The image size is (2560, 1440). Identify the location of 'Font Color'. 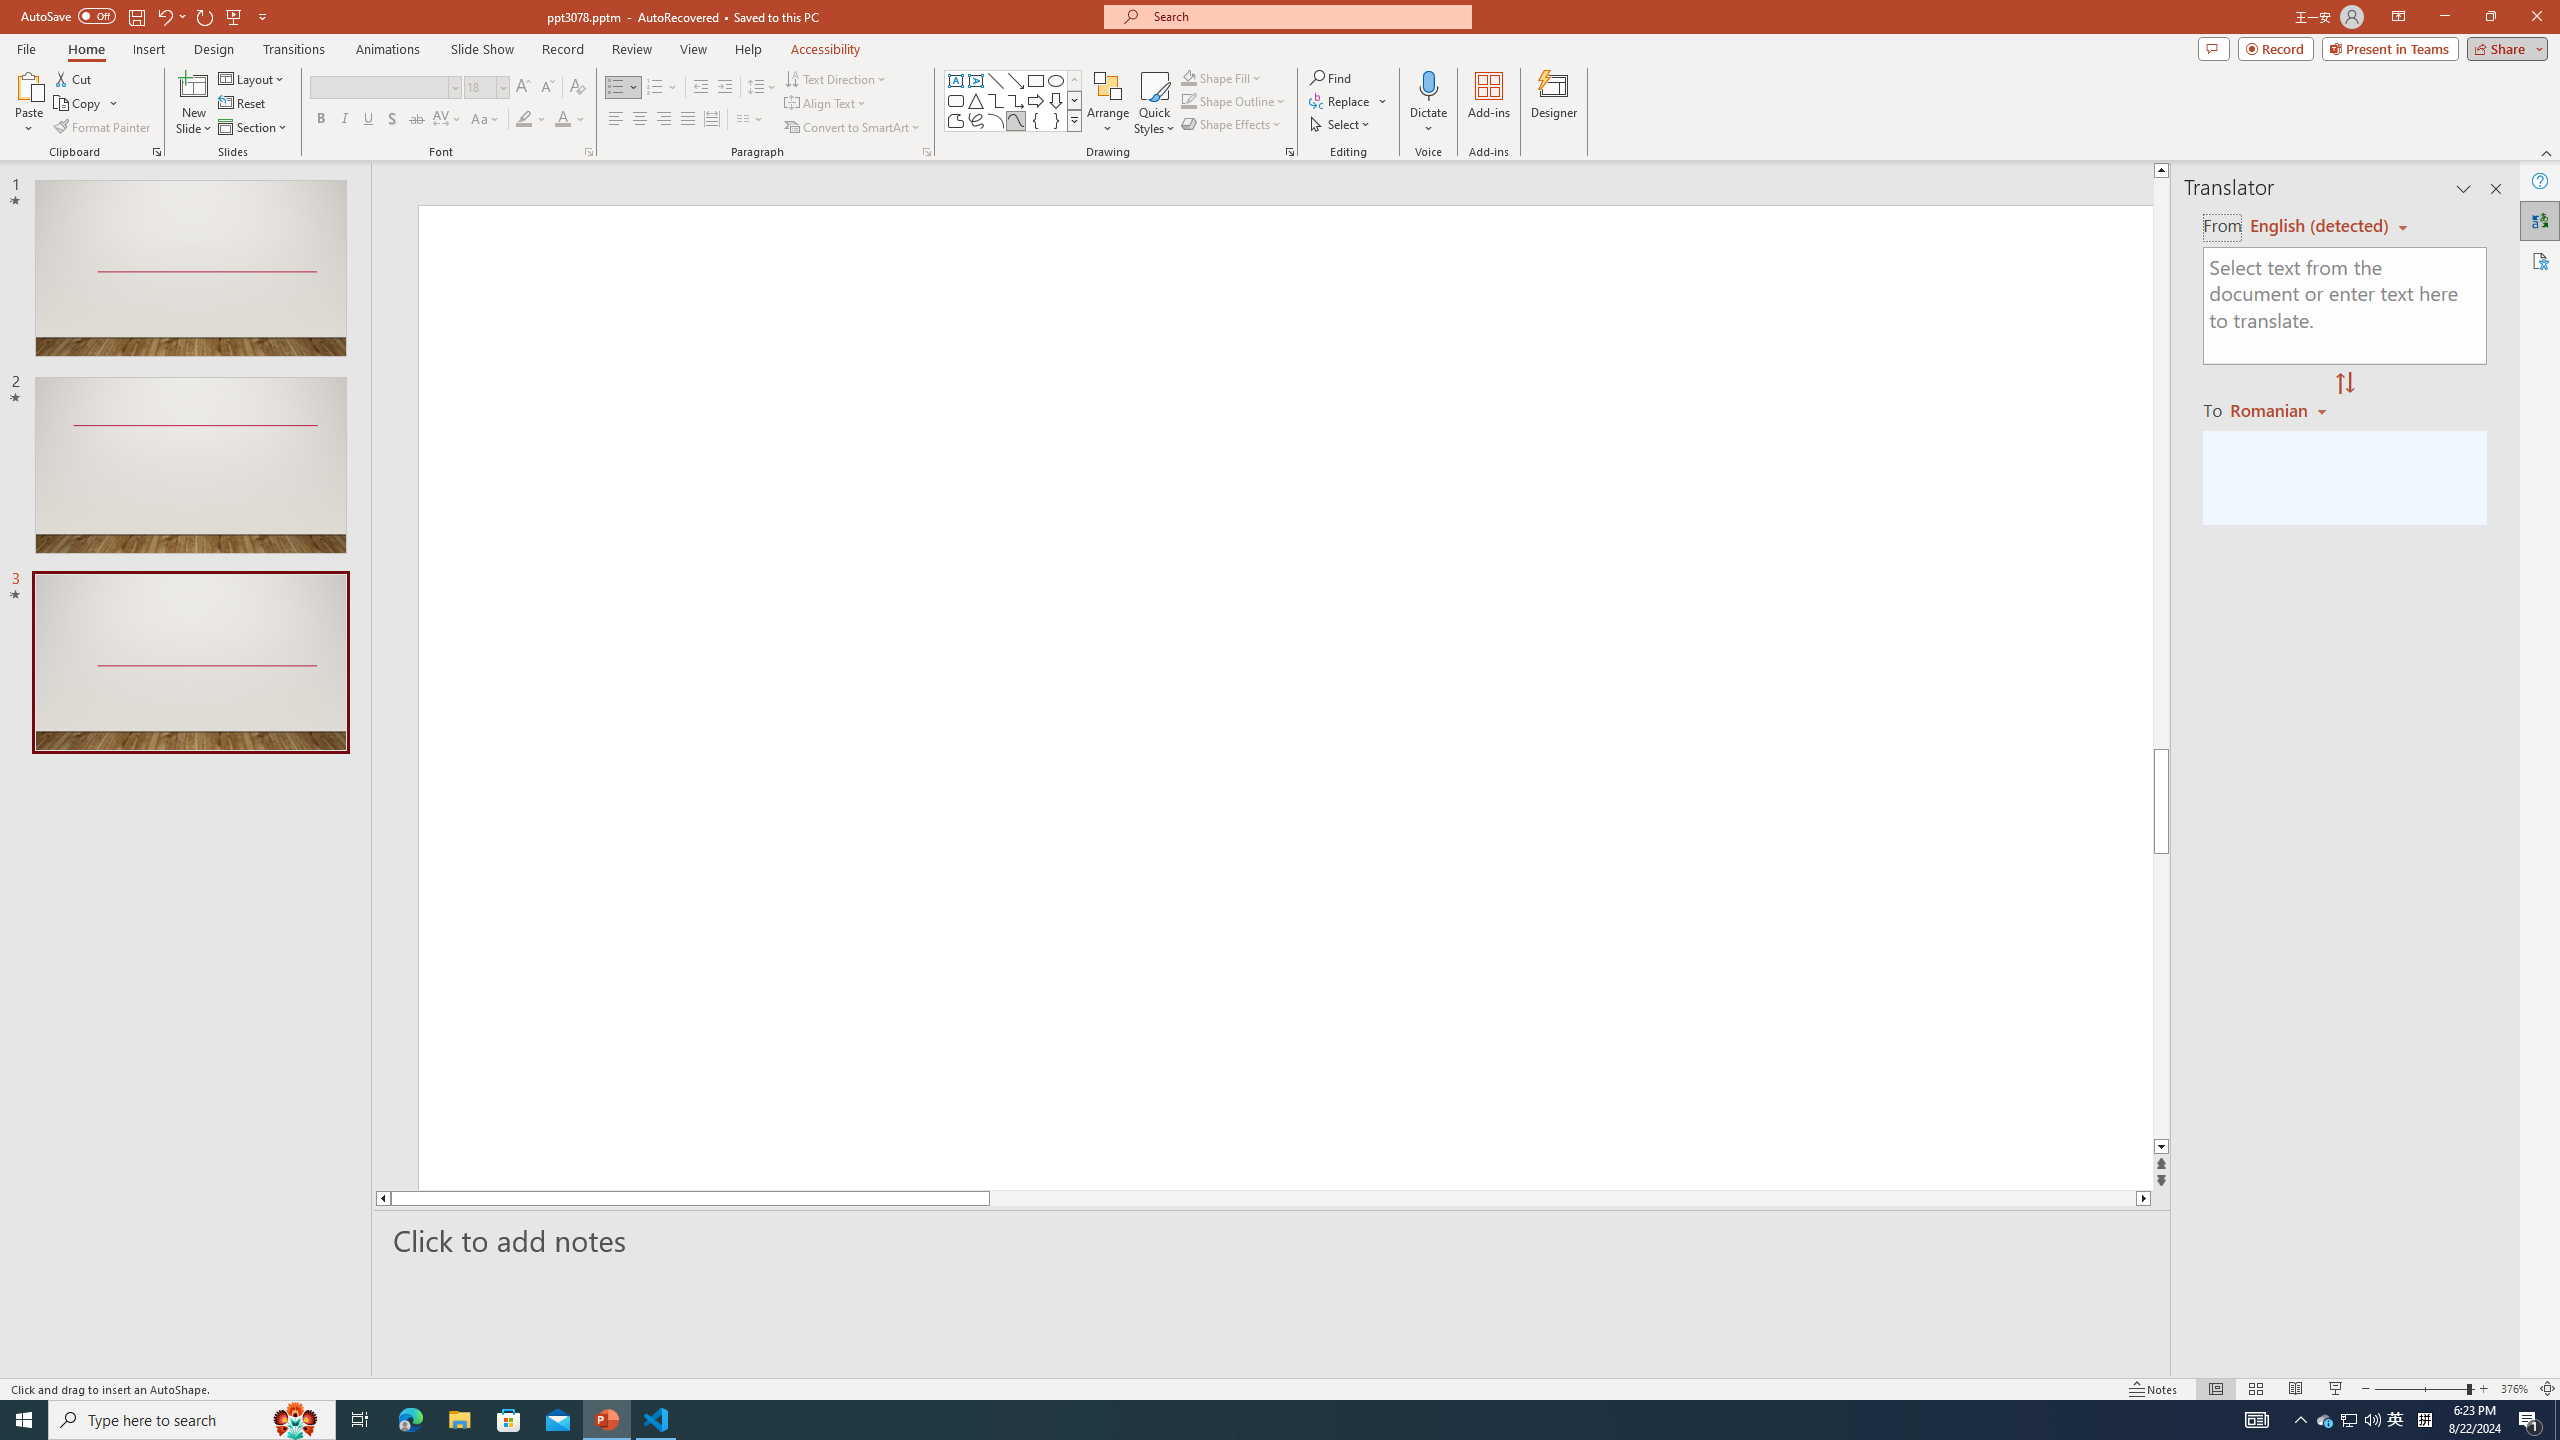
(570, 118).